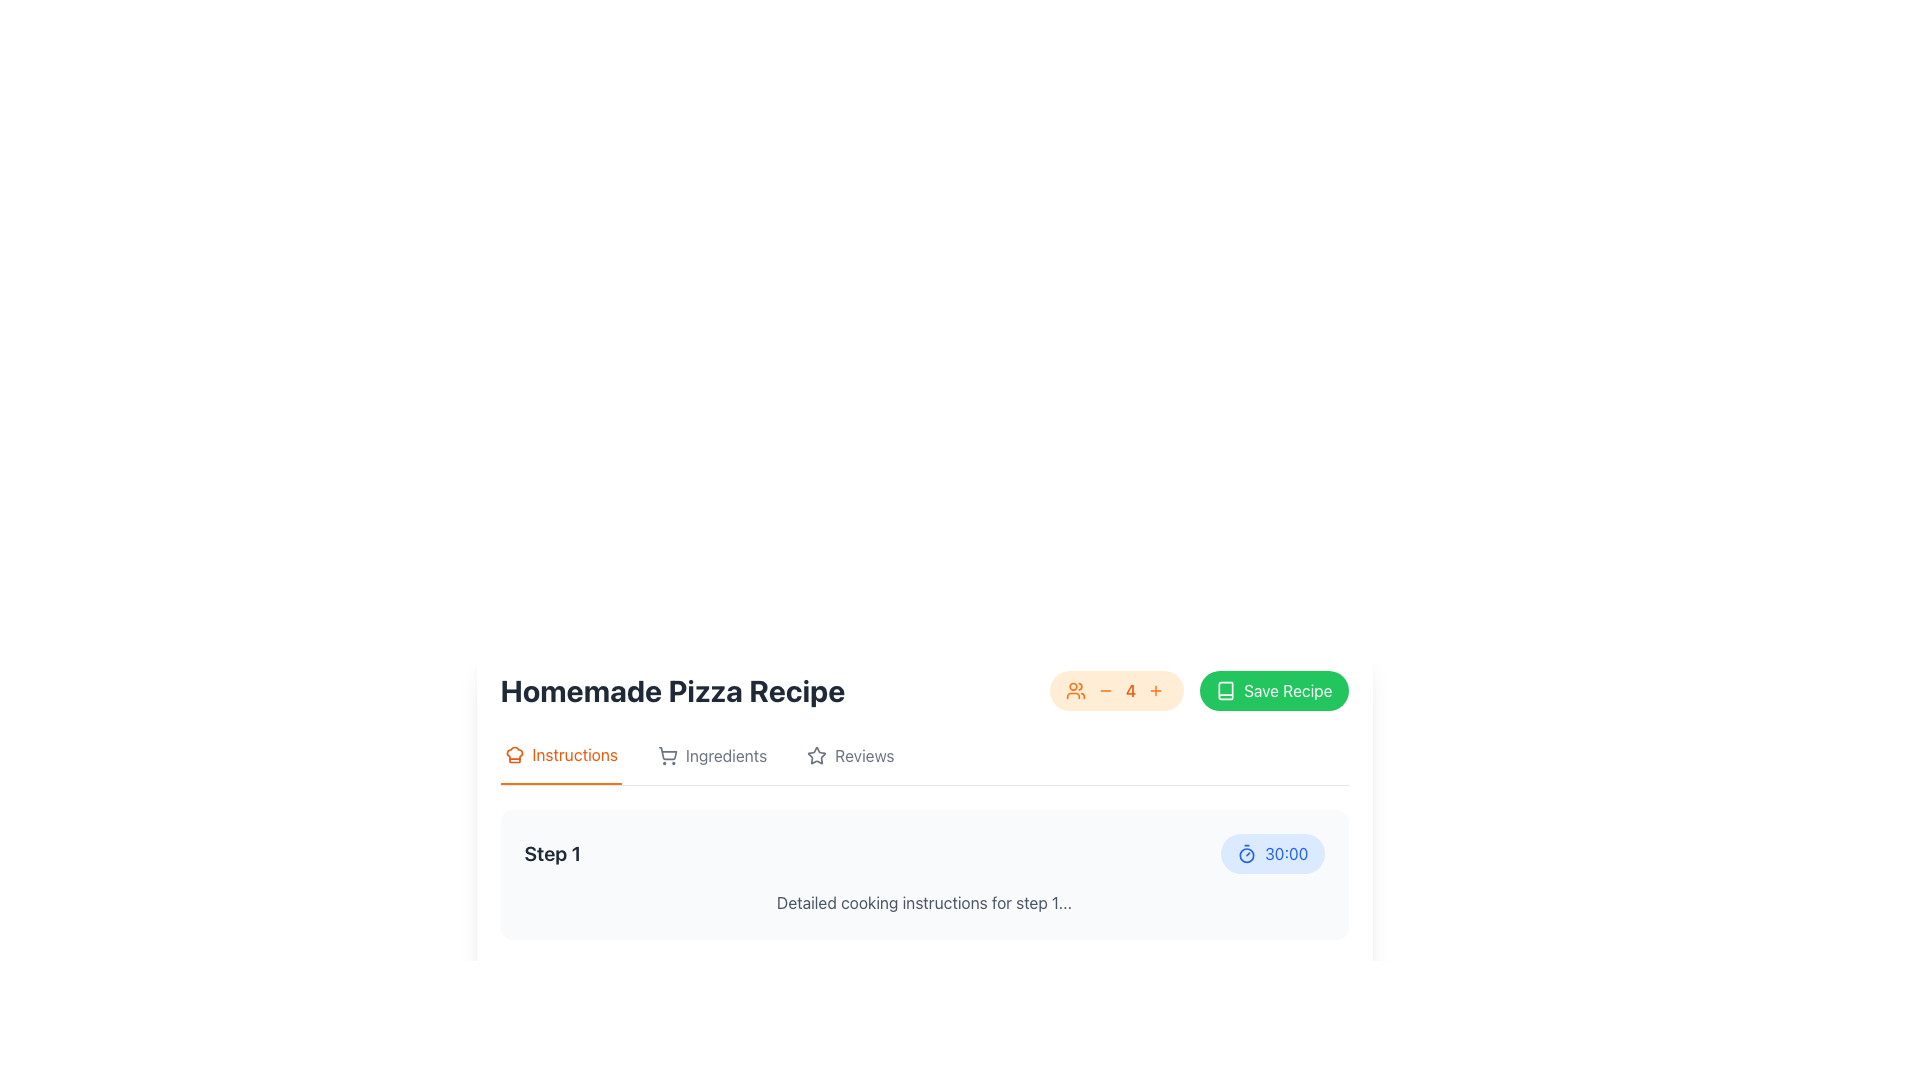 The width and height of the screenshot is (1920, 1080). Describe the element at coordinates (712, 763) in the screenshot. I see `the 'Ingredients' menu item, which is a clickable navigation entry with a shopping cart icon, to change its appearance` at that location.